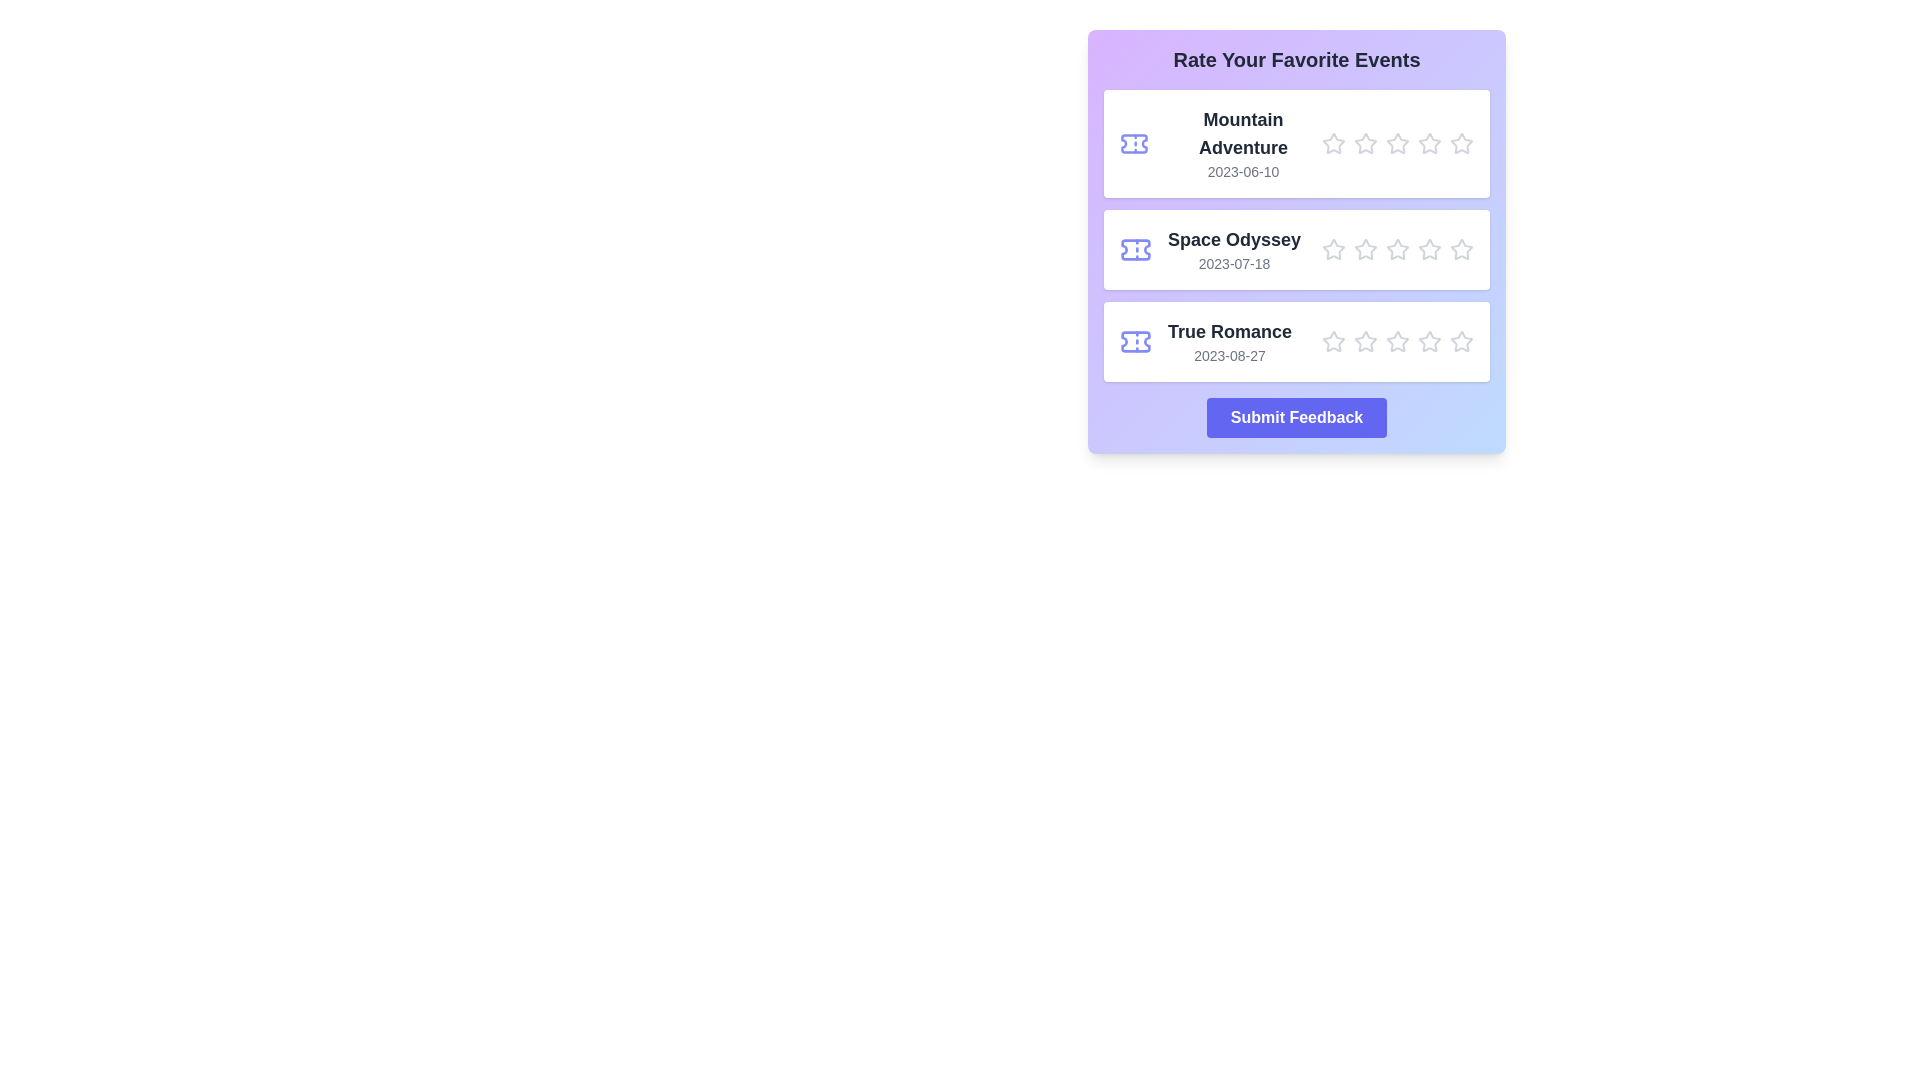 The width and height of the screenshot is (1920, 1080). What do you see at coordinates (1334, 142) in the screenshot?
I see `the star corresponding to the rating 1 for the movie Mountain Adventure` at bounding box center [1334, 142].